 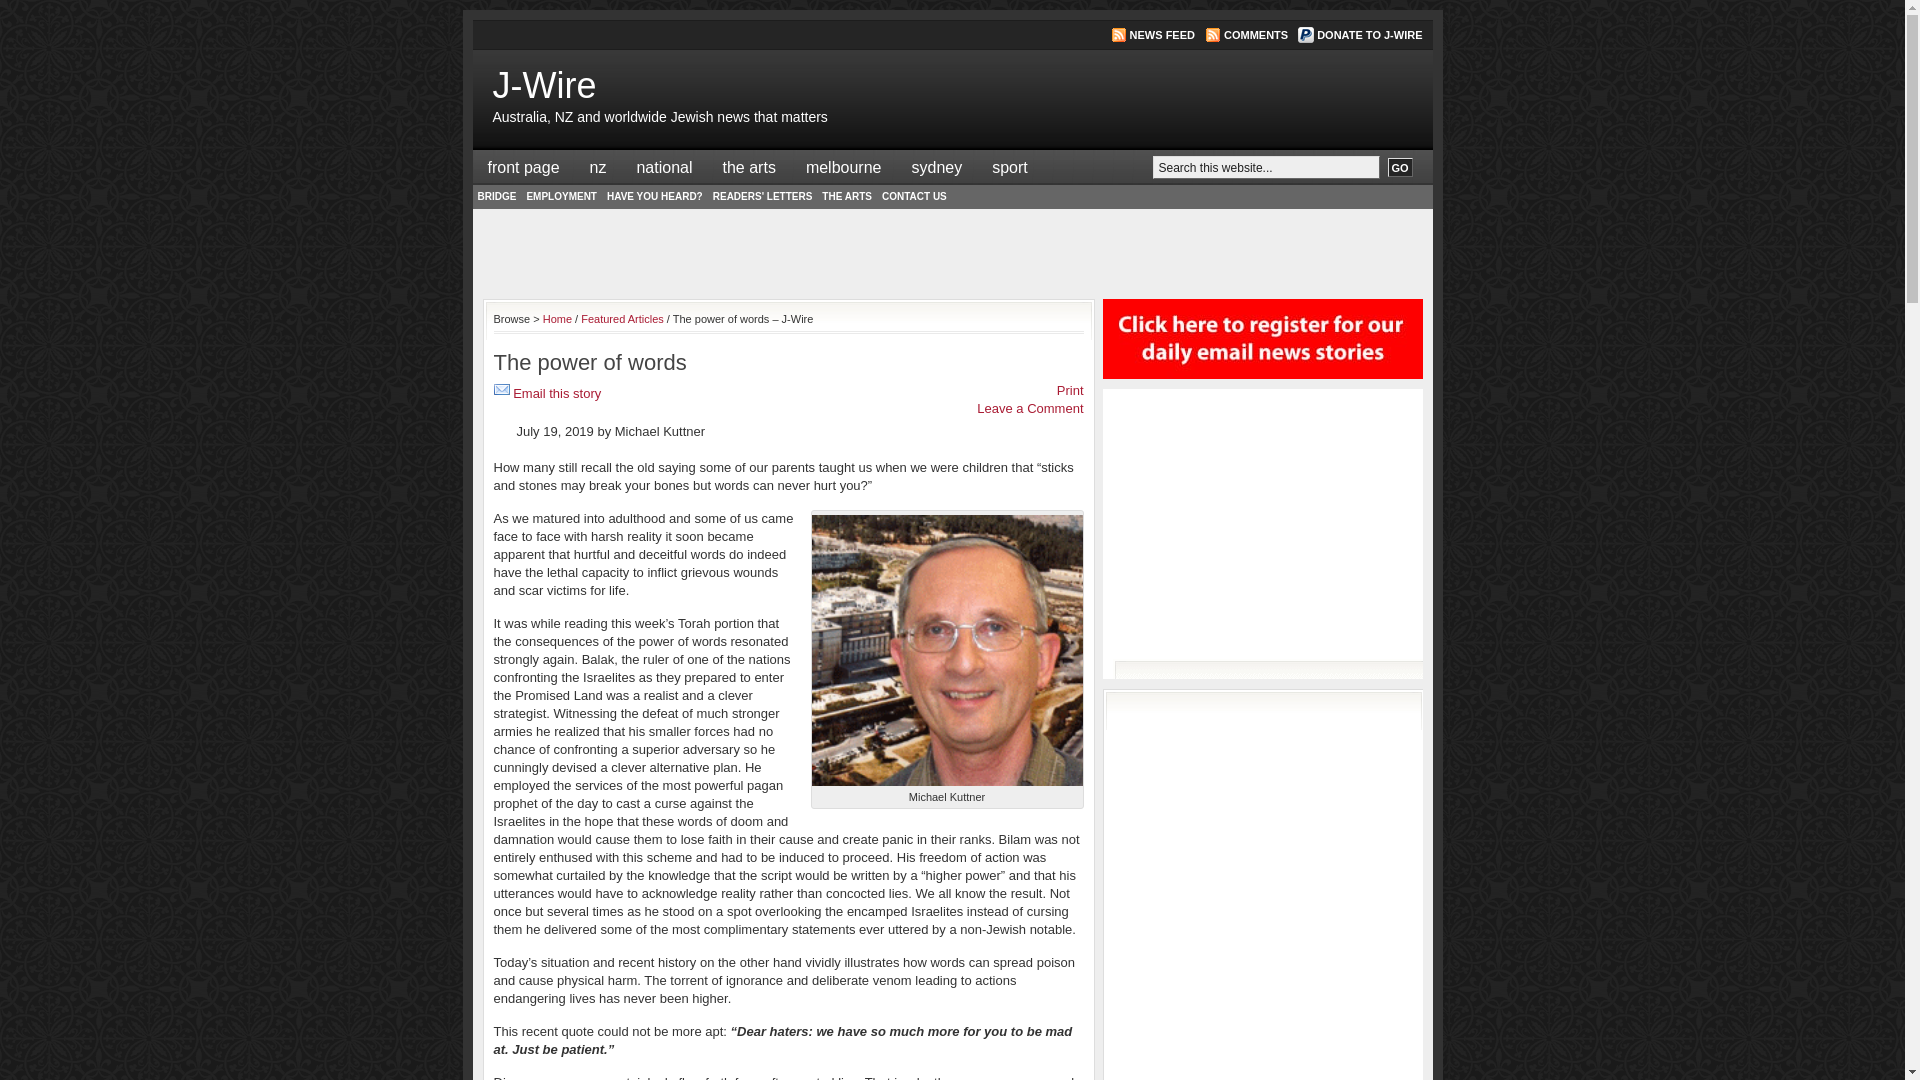 What do you see at coordinates (513, 393) in the screenshot?
I see `'Email this story'` at bounding box center [513, 393].